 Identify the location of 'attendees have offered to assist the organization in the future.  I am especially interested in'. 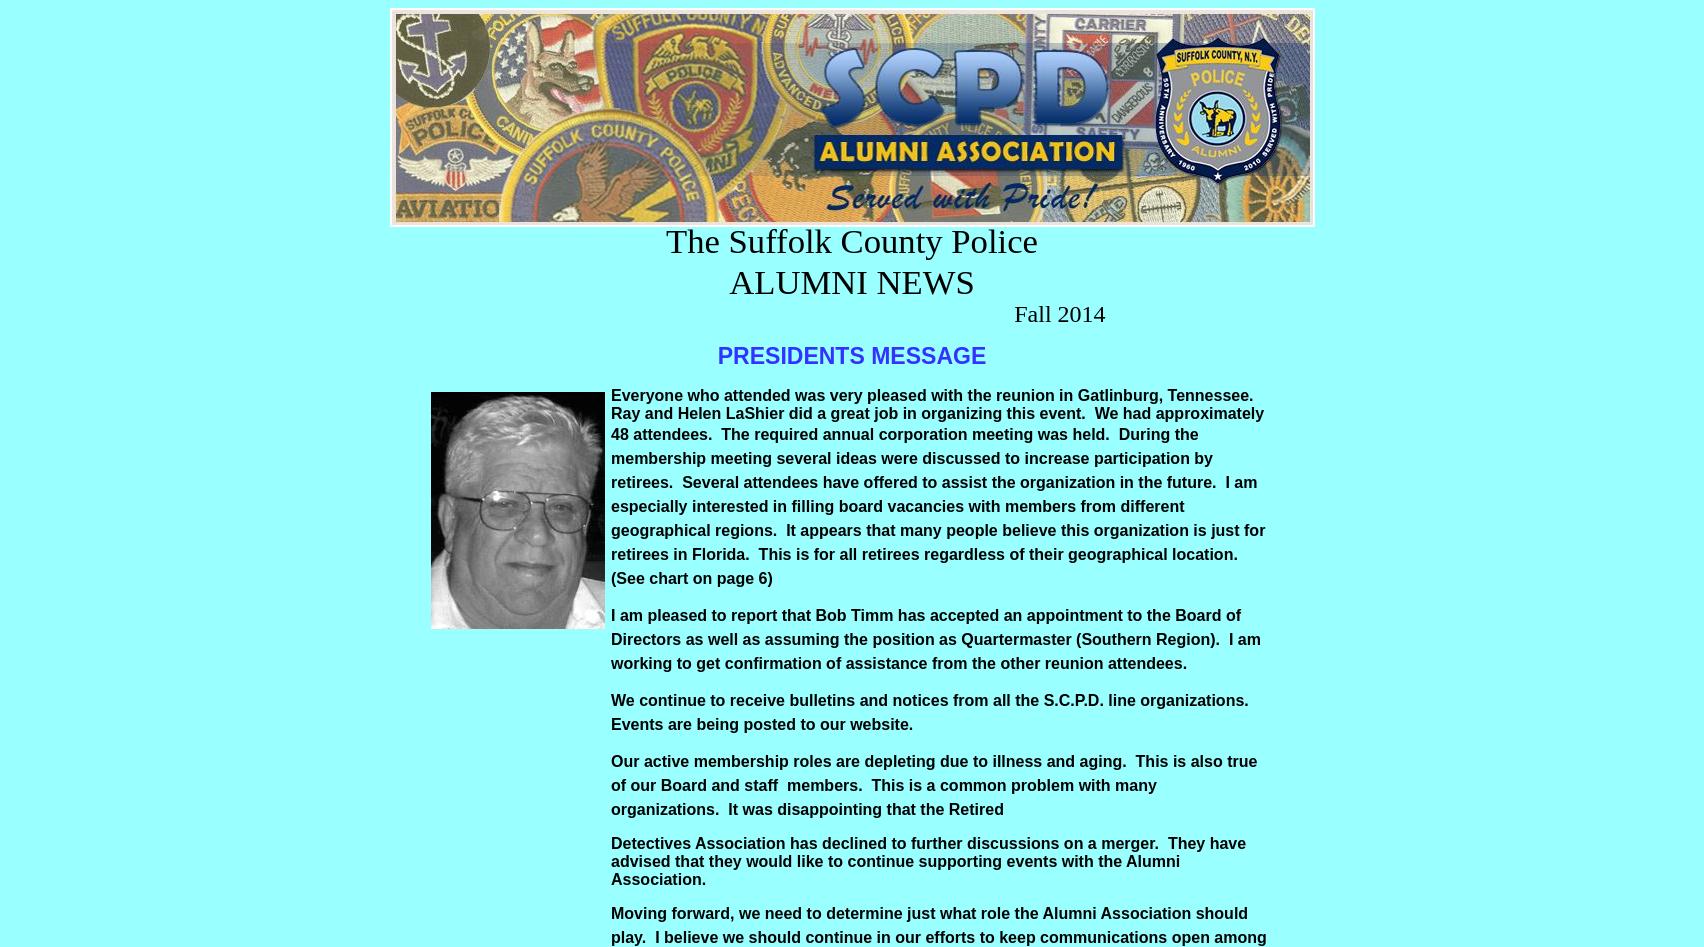
(933, 492).